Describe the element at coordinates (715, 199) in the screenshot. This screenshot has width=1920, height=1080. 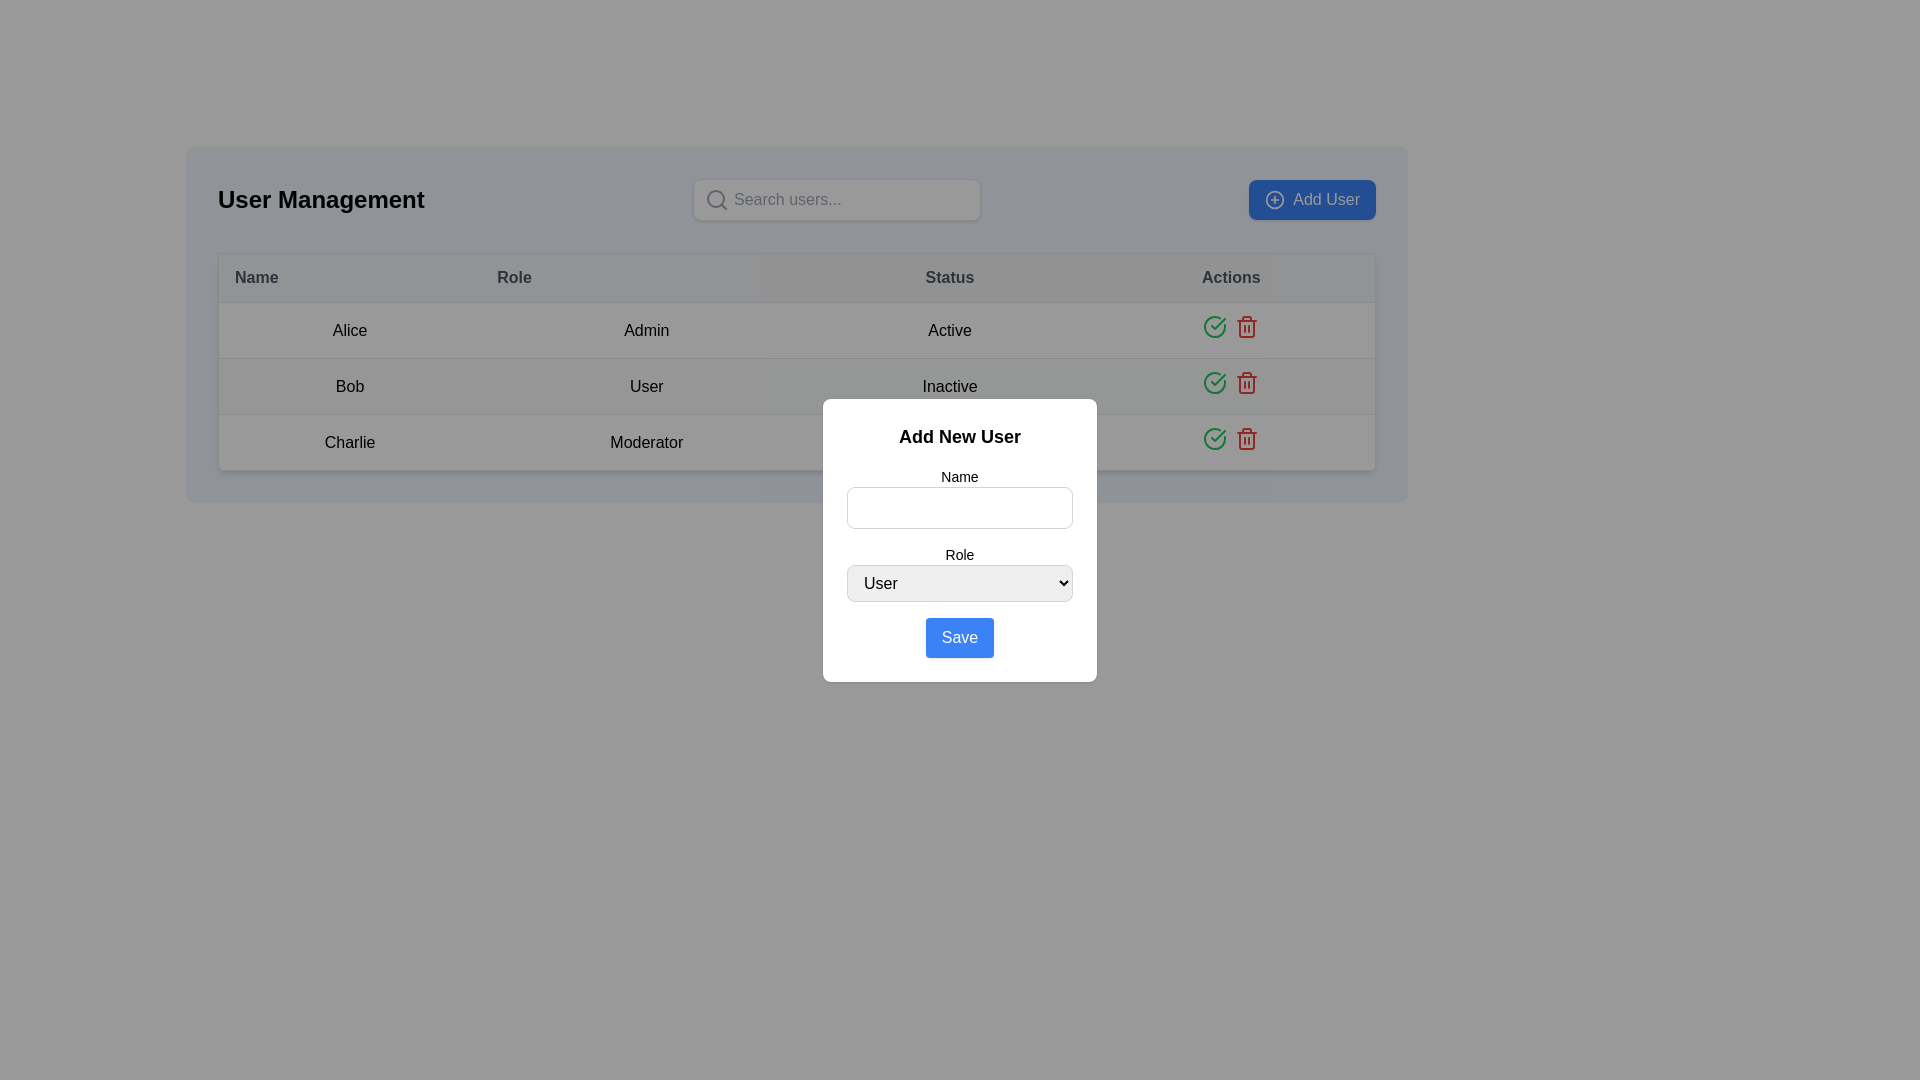
I see `the circular search icon graphic, which resembles a magnifying glass lens, located near the left edge of the search input bar in the user management section` at that location.